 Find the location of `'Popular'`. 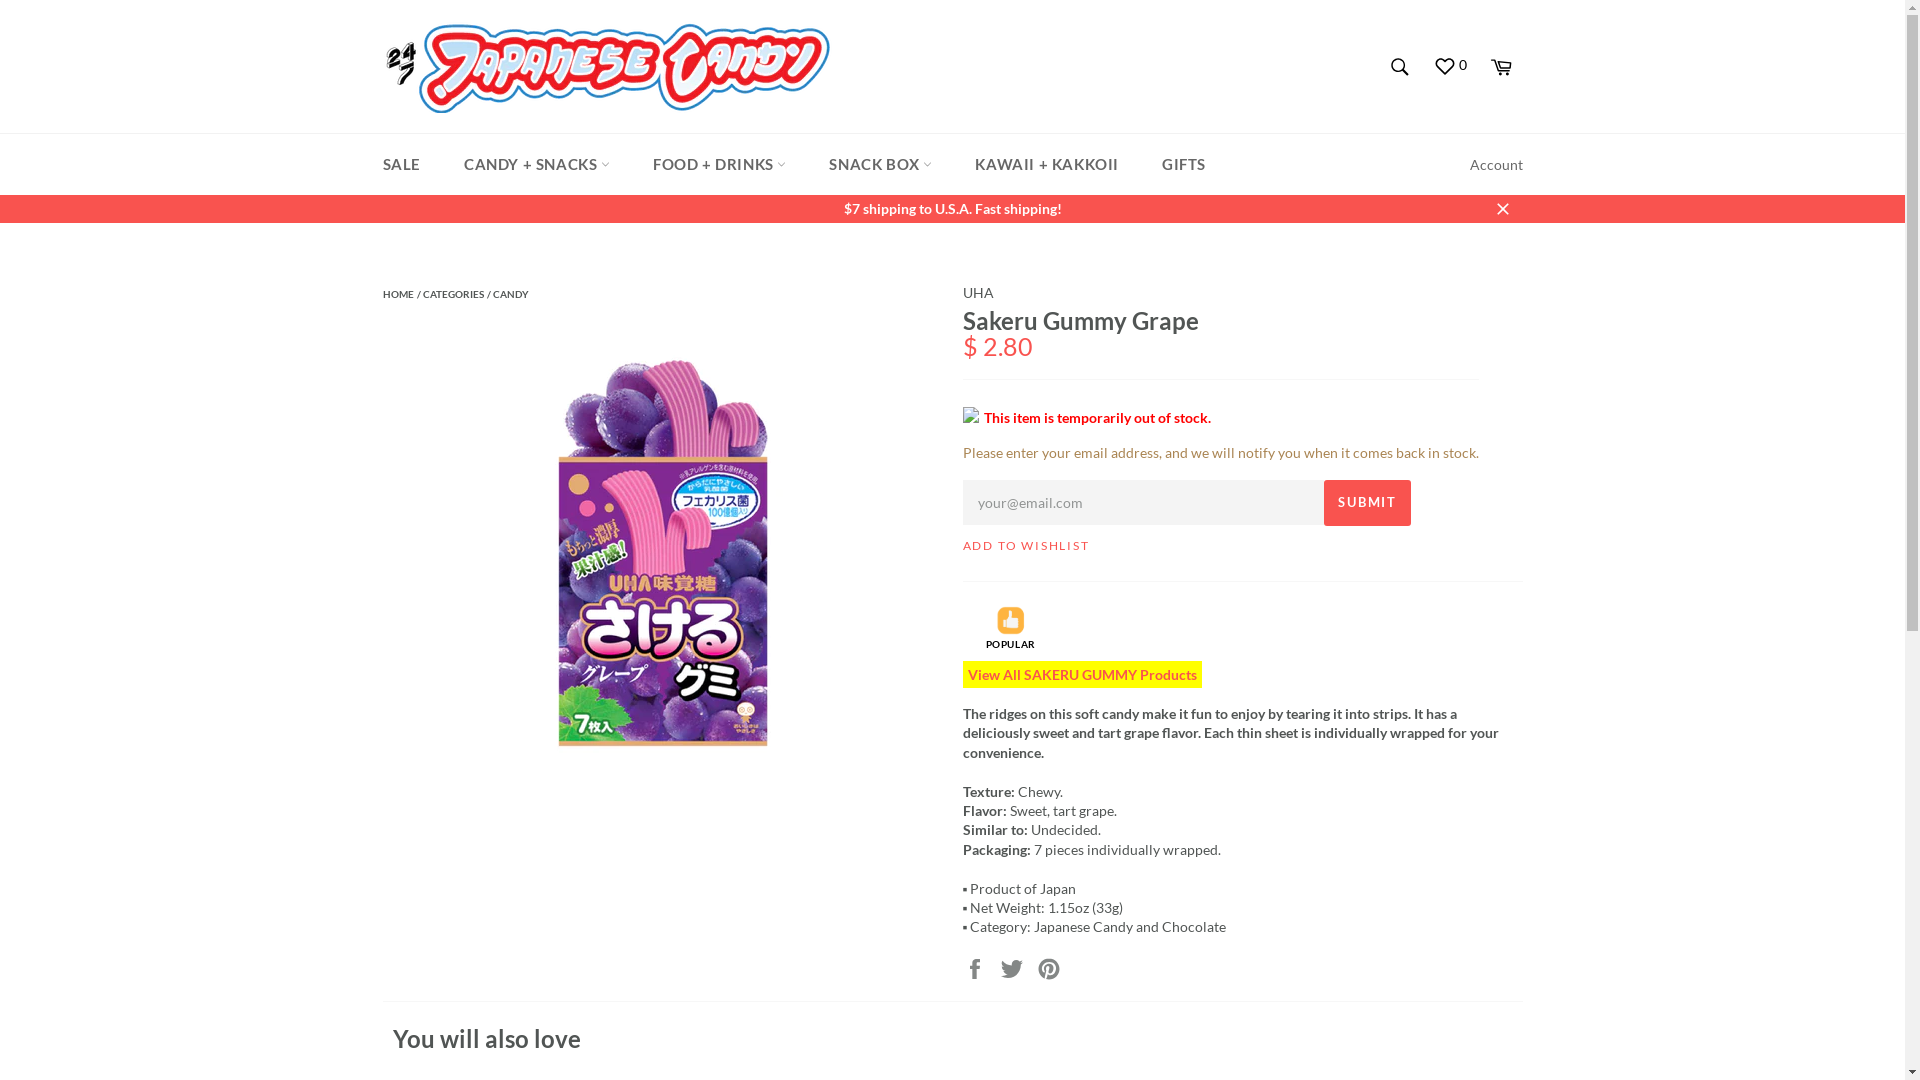

'Popular' is located at coordinates (1011, 619).